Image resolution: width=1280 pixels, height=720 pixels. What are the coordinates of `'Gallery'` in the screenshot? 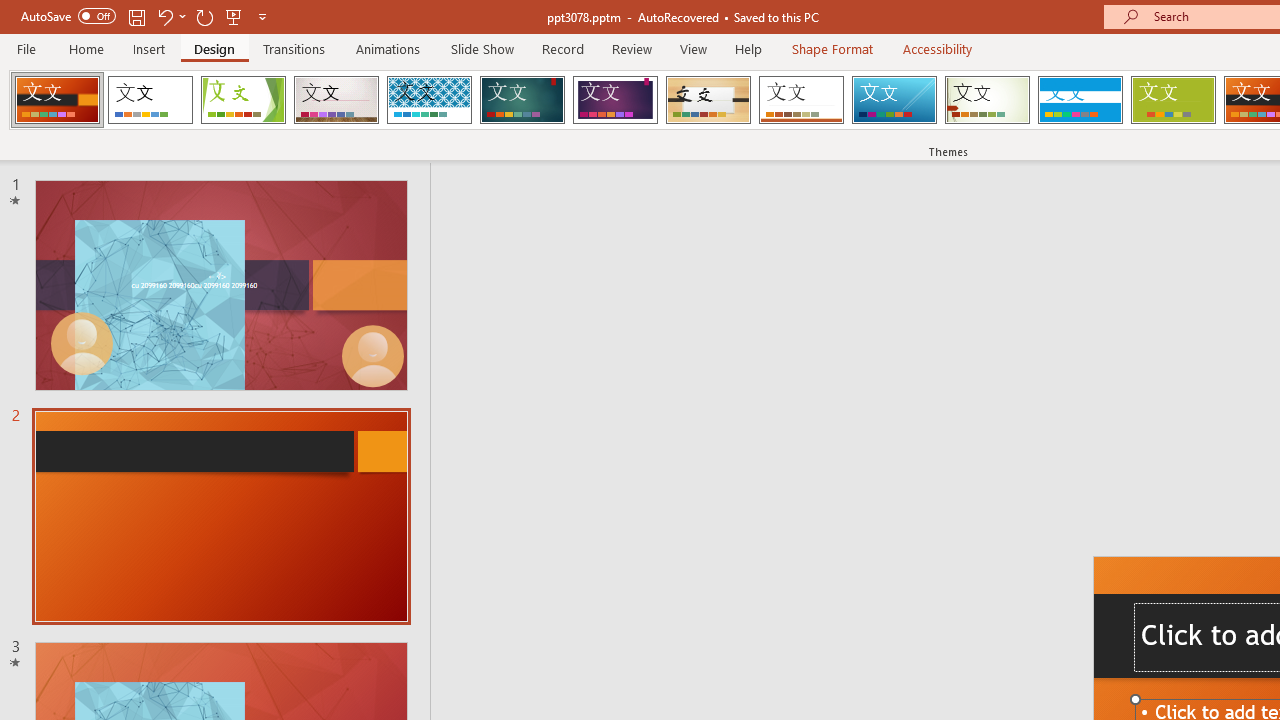 It's located at (336, 100).